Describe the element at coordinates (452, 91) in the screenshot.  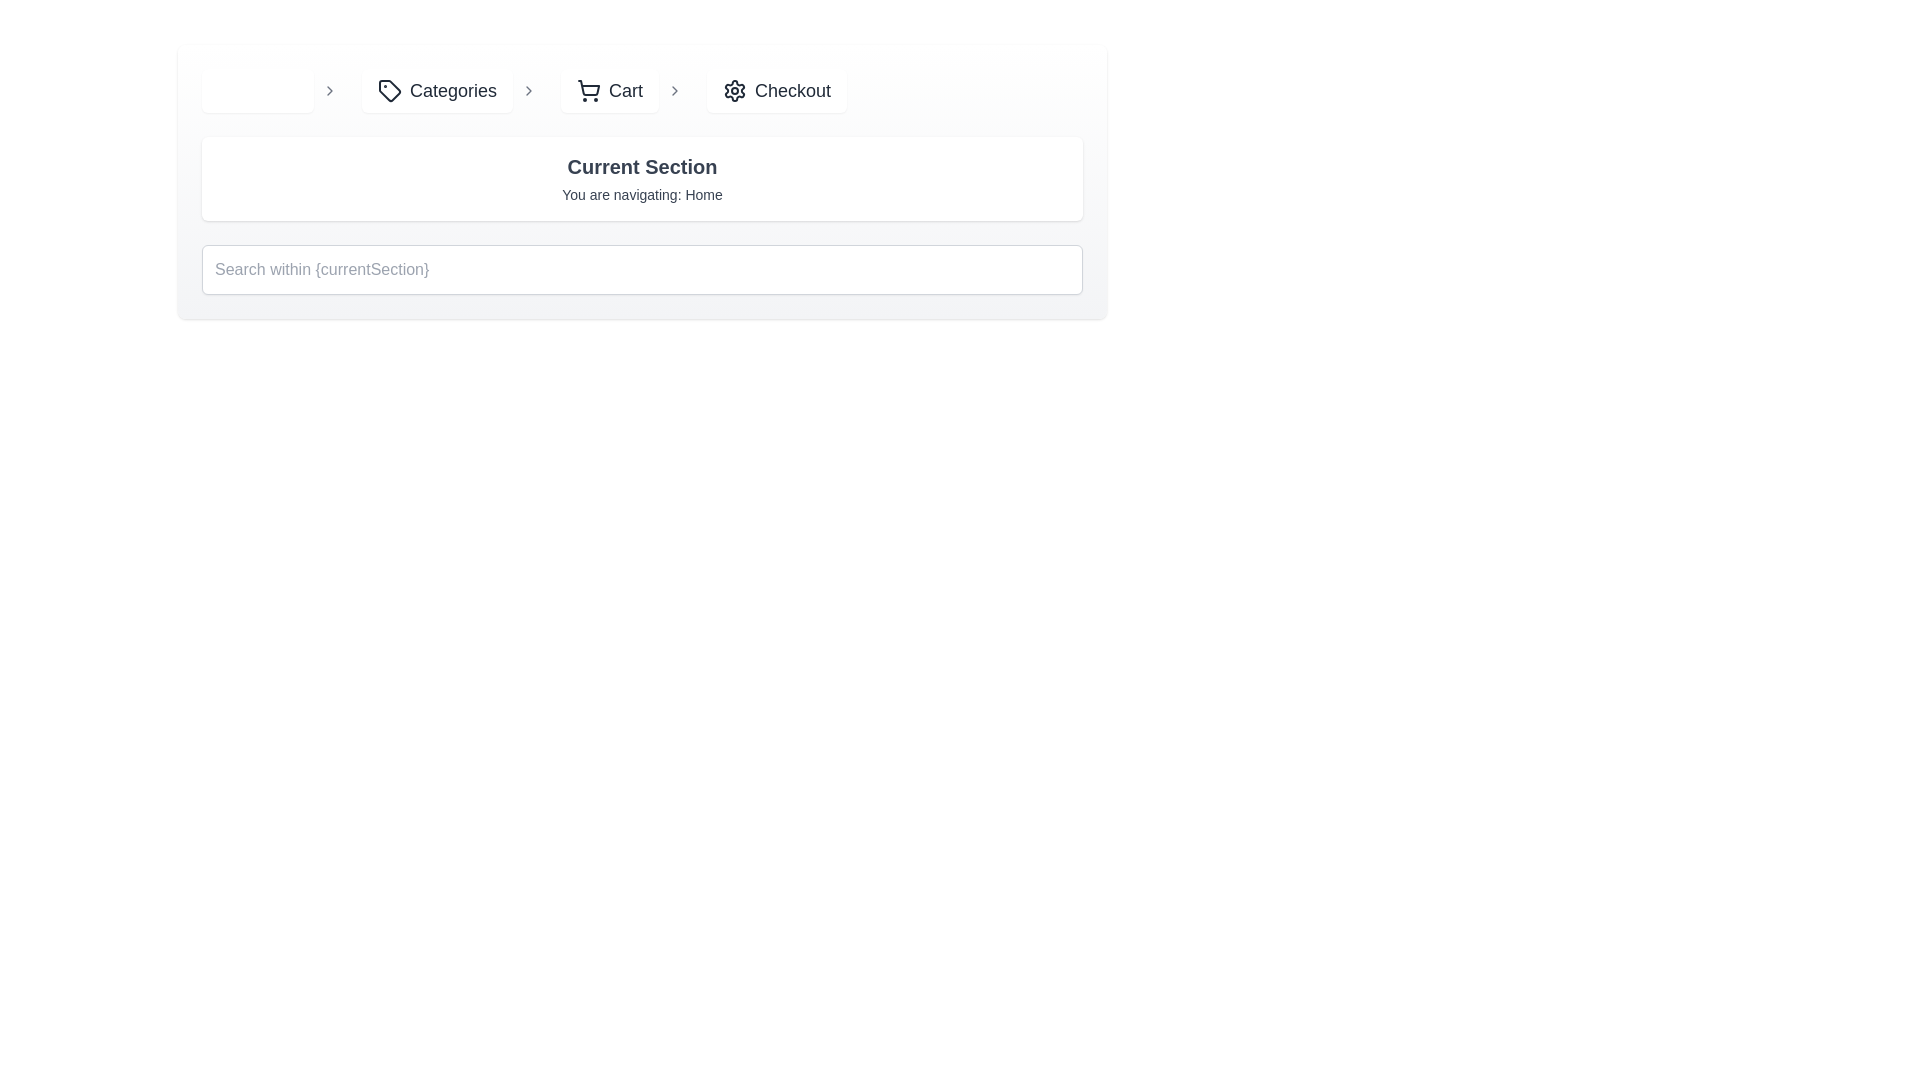
I see `the 'Categories' text label in the navigation bar, which is styled in bold, medium-sized font and positioned next to a tag icon` at that location.